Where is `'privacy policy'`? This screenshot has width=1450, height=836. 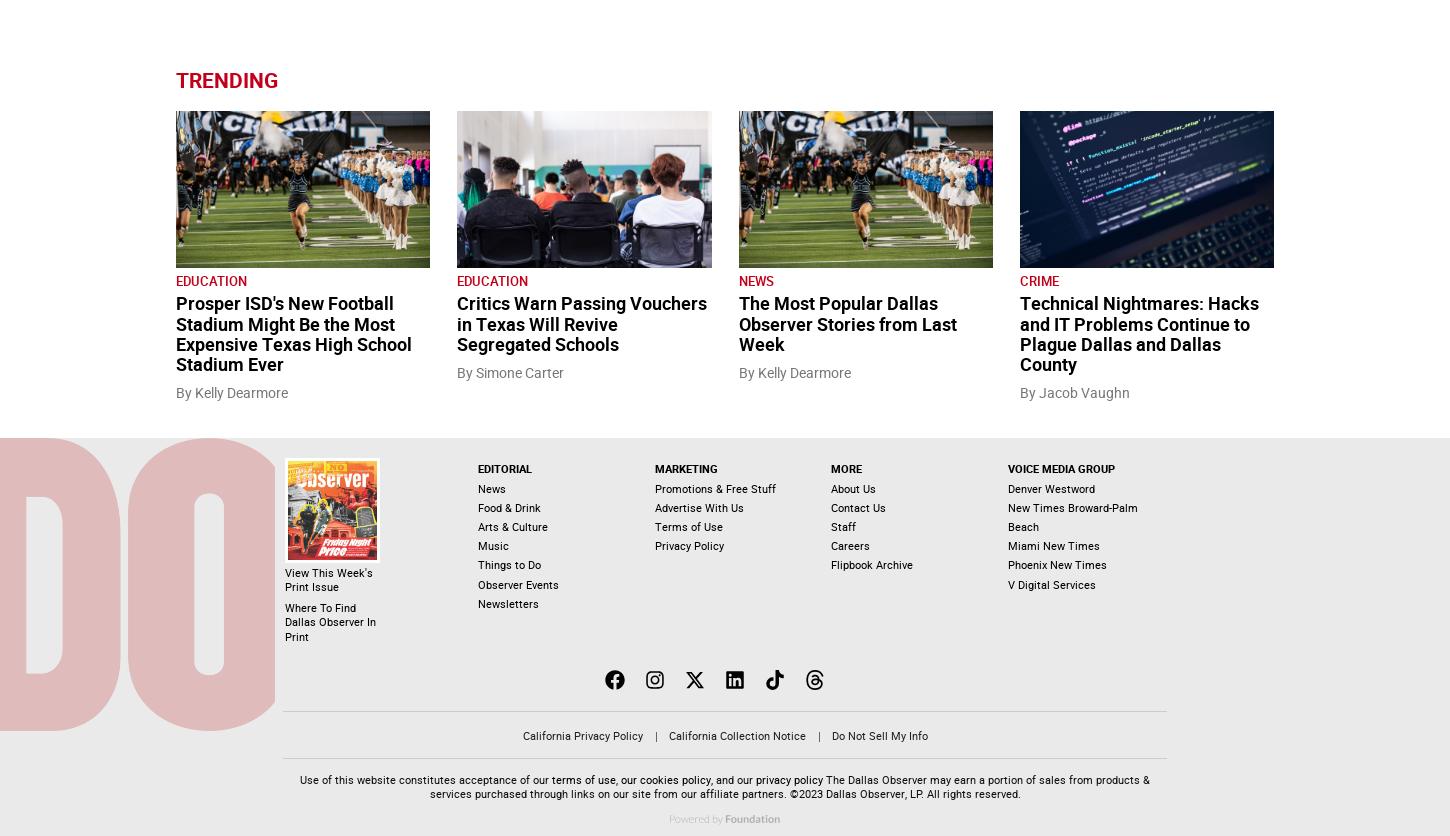 'privacy policy' is located at coordinates (789, 778).